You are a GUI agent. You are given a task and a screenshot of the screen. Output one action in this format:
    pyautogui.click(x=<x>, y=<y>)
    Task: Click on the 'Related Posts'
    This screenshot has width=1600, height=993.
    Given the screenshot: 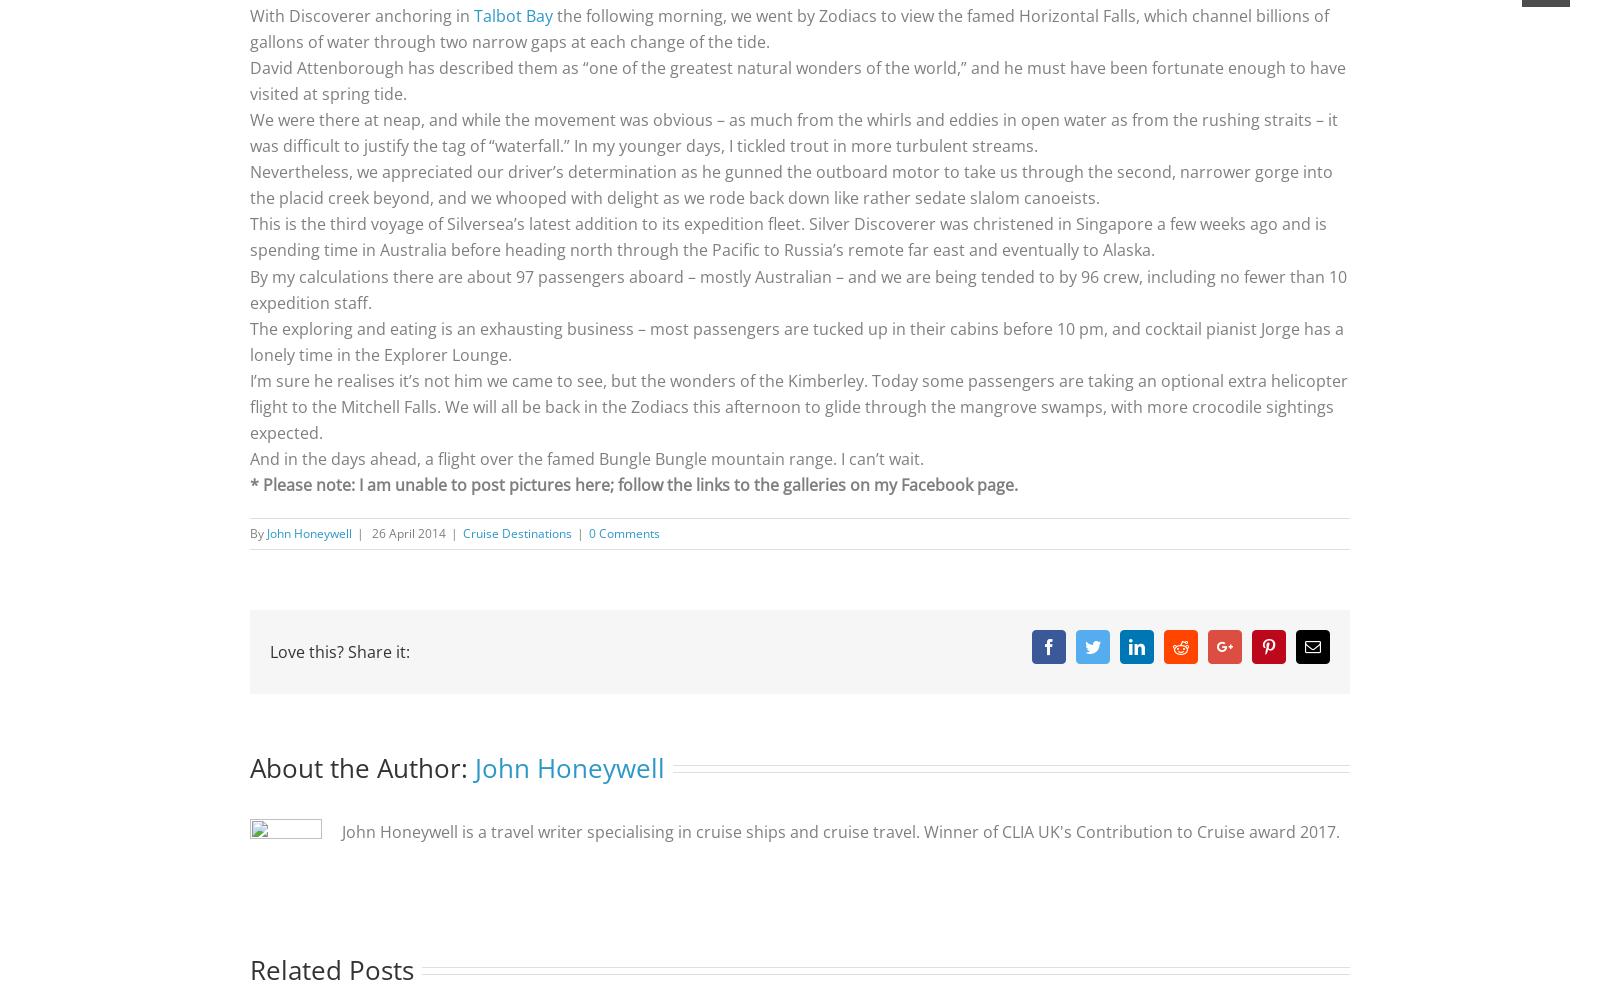 What is the action you would take?
    pyautogui.click(x=332, y=968)
    